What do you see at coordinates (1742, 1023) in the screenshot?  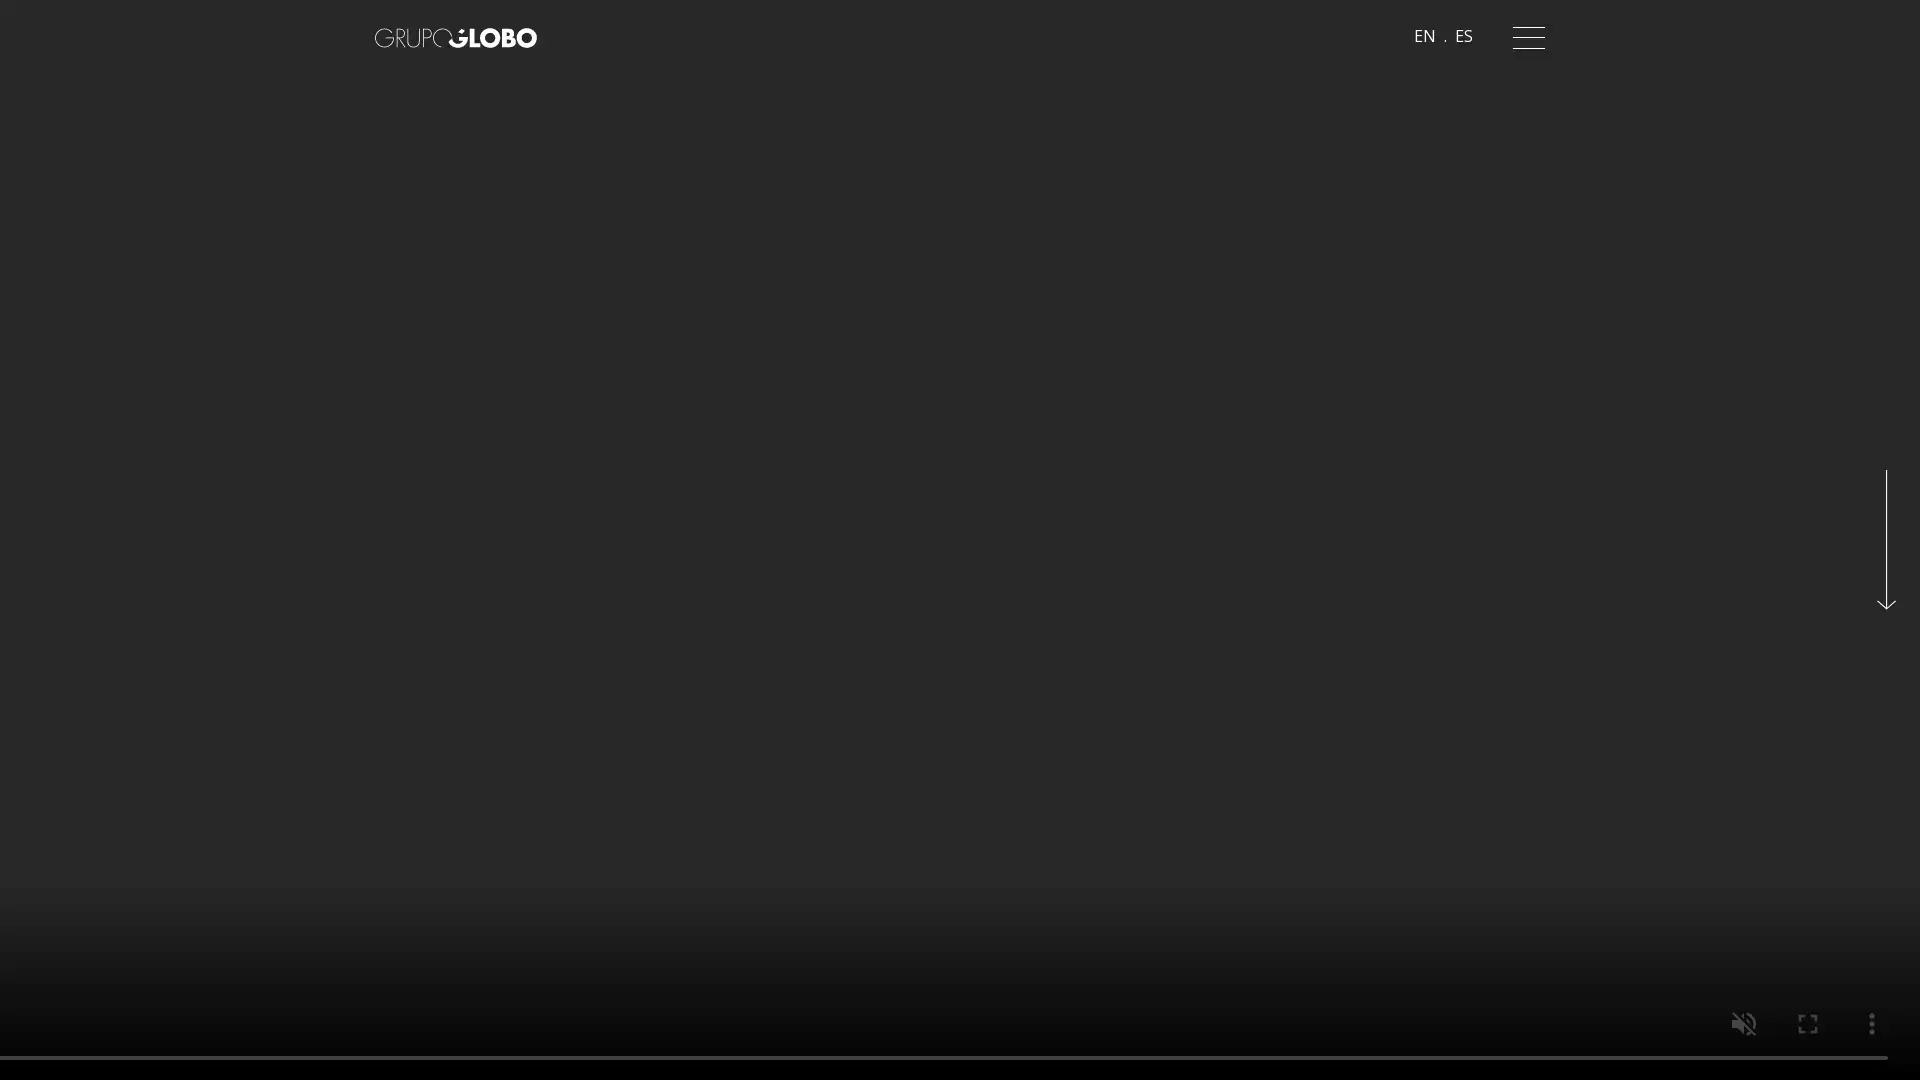 I see `unmute` at bounding box center [1742, 1023].